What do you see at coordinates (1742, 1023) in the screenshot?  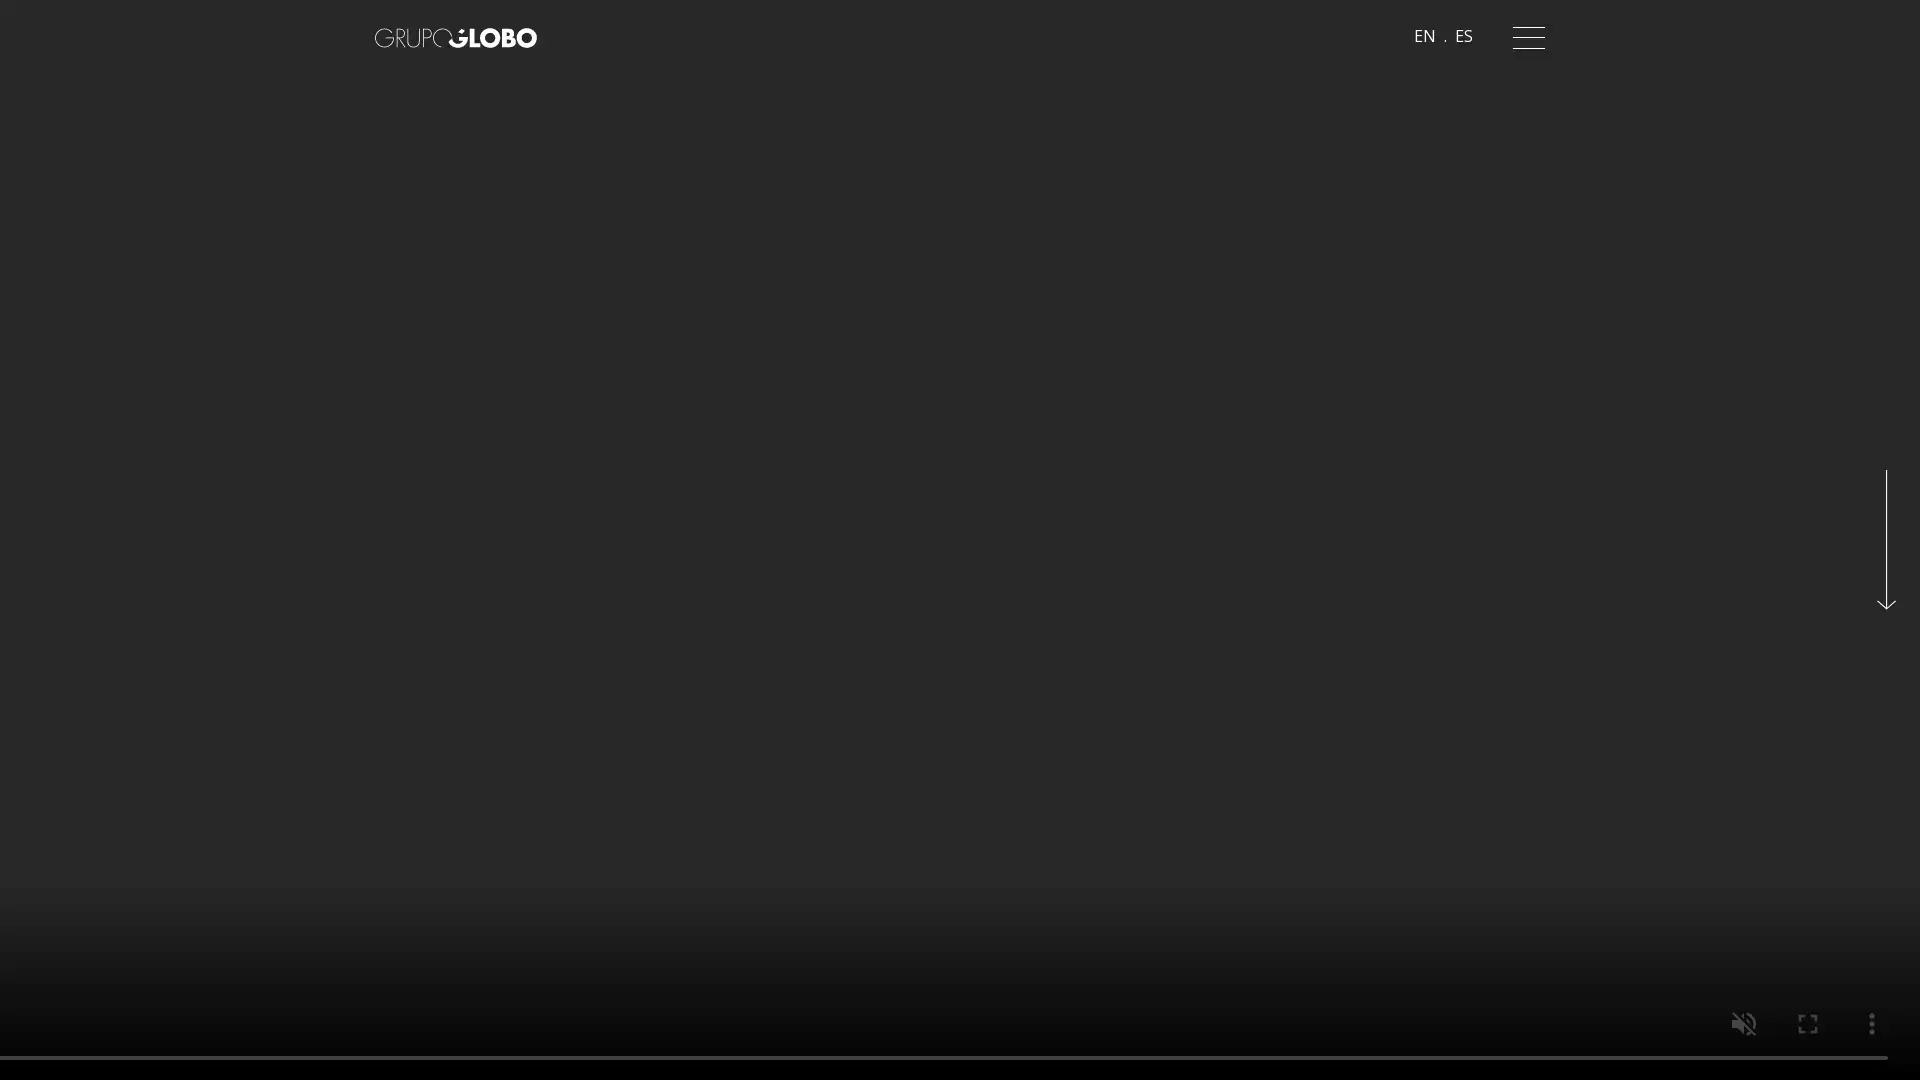 I see `unmute` at bounding box center [1742, 1023].